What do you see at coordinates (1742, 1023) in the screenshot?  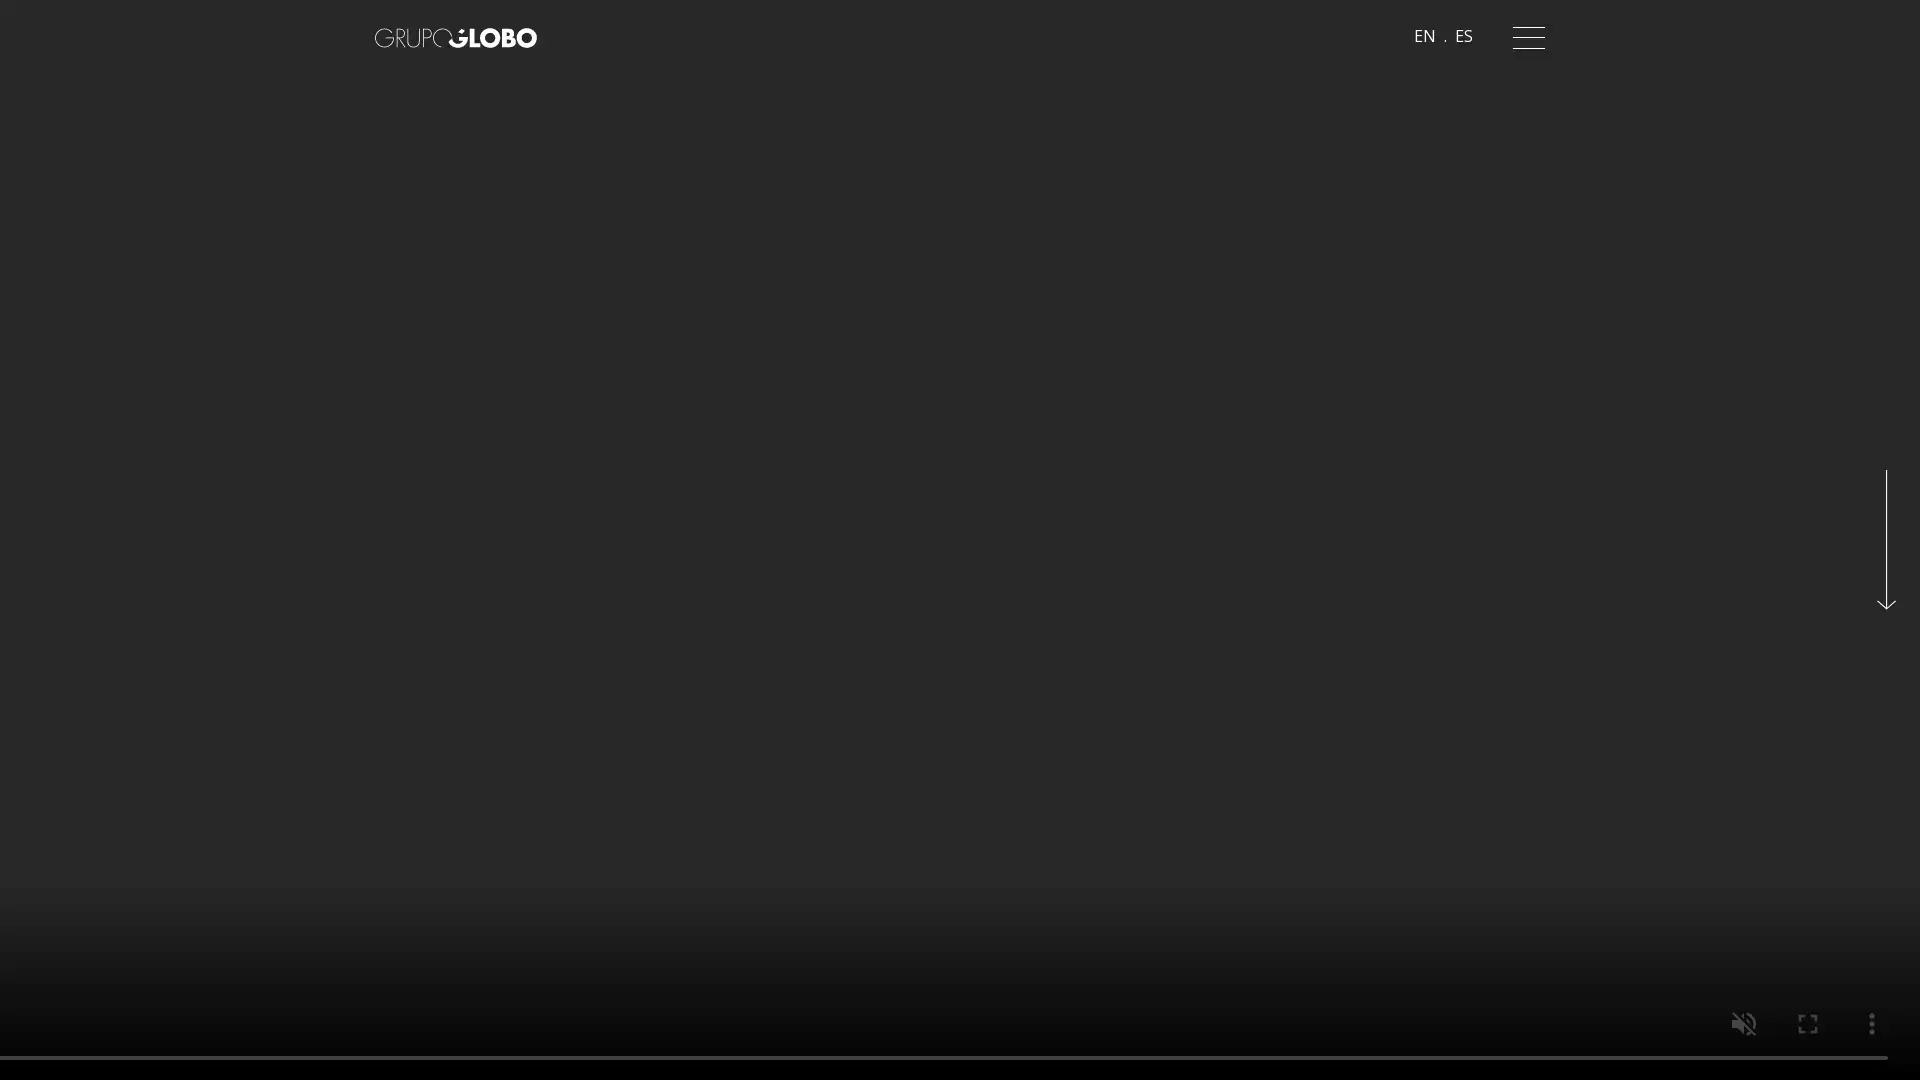 I see `unmute` at bounding box center [1742, 1023].